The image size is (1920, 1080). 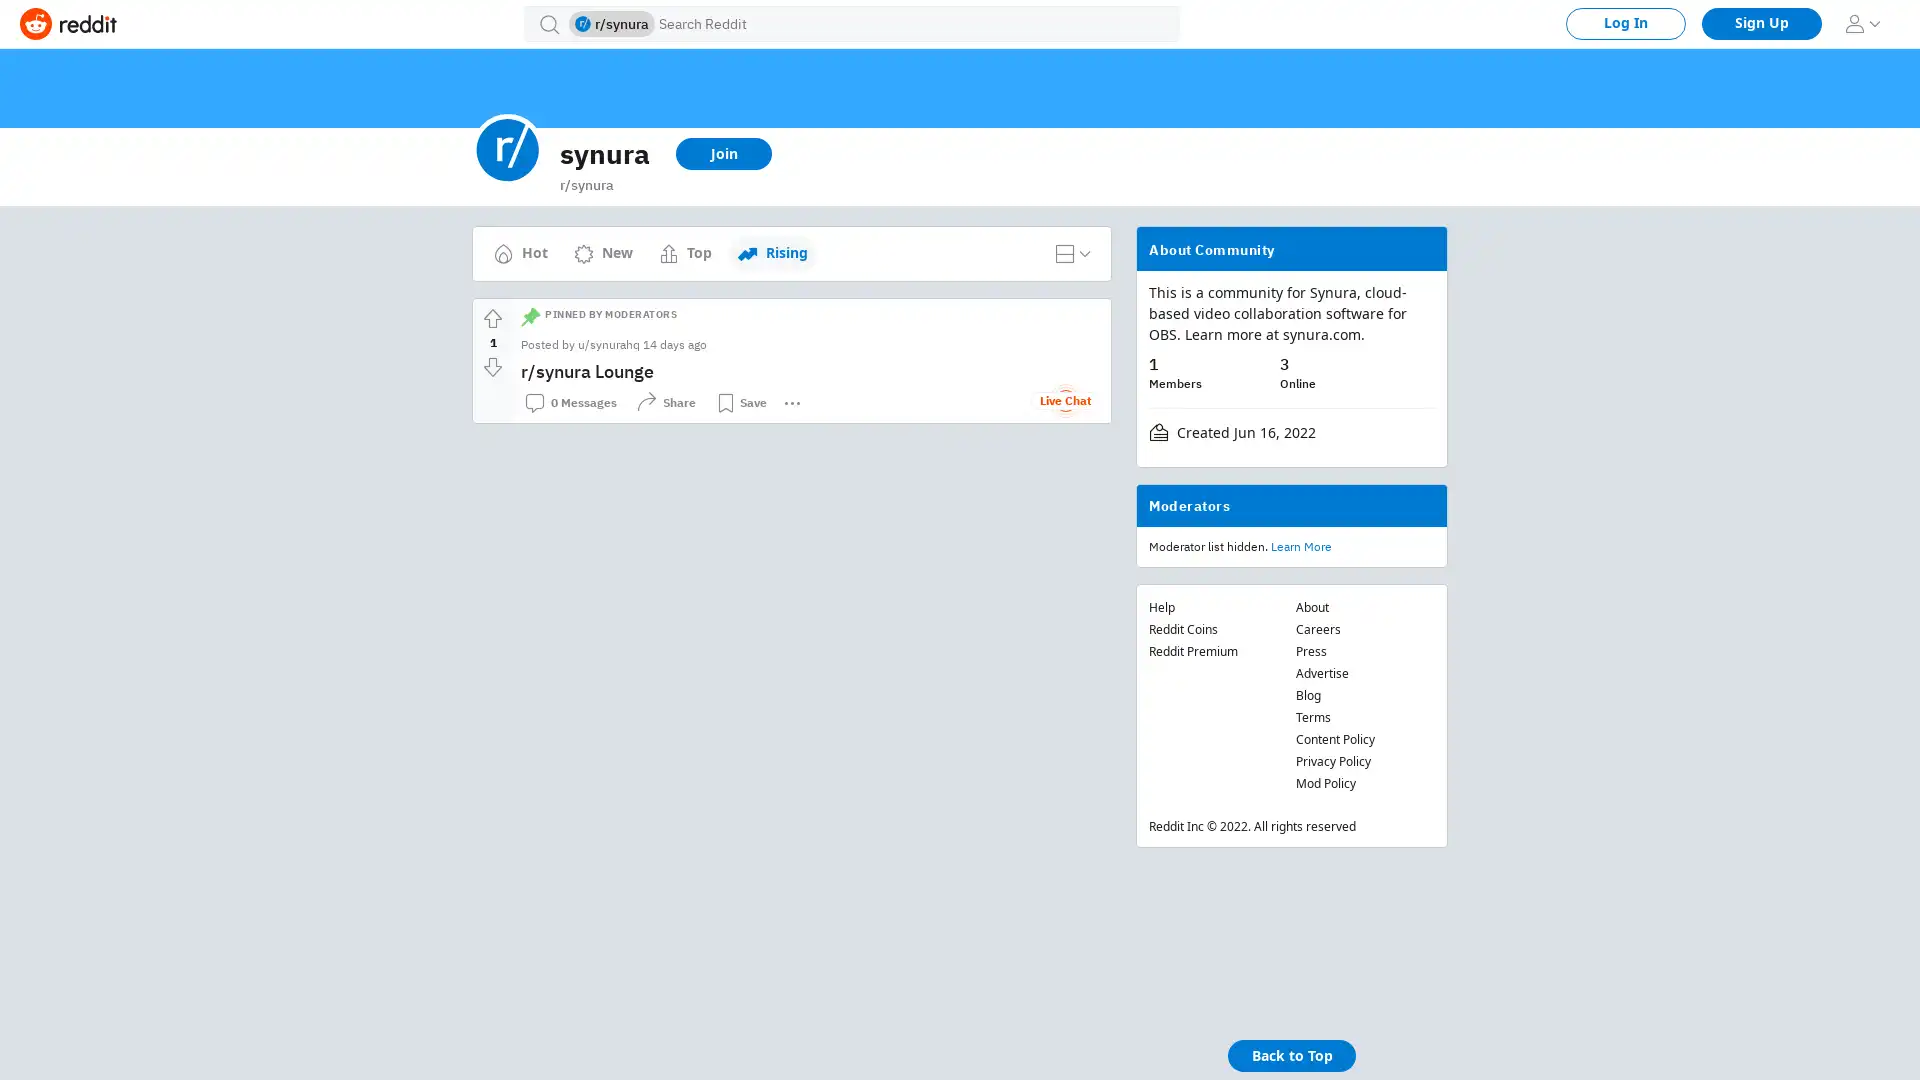 I want to click on Hot, so click(x=521, y=253).